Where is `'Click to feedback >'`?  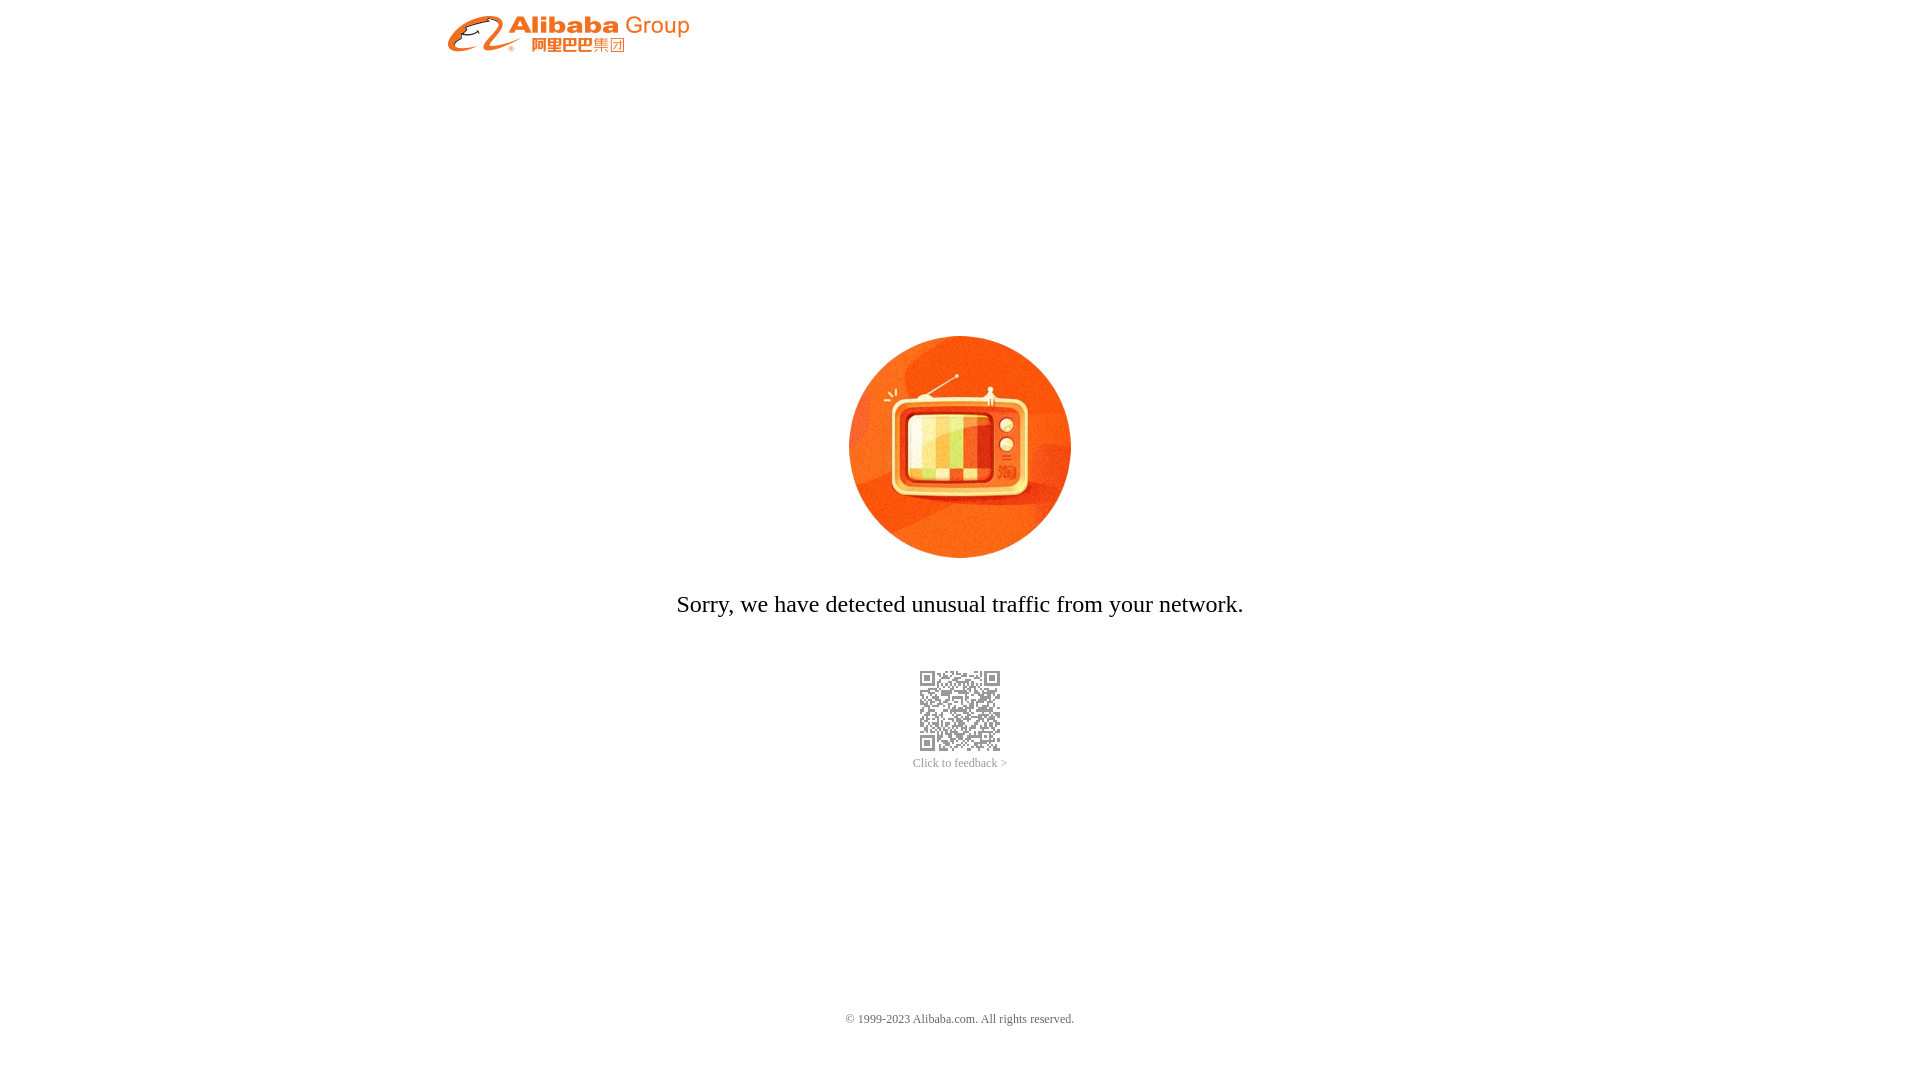
'Click to feedback >' is located at coordinates (960, 763).